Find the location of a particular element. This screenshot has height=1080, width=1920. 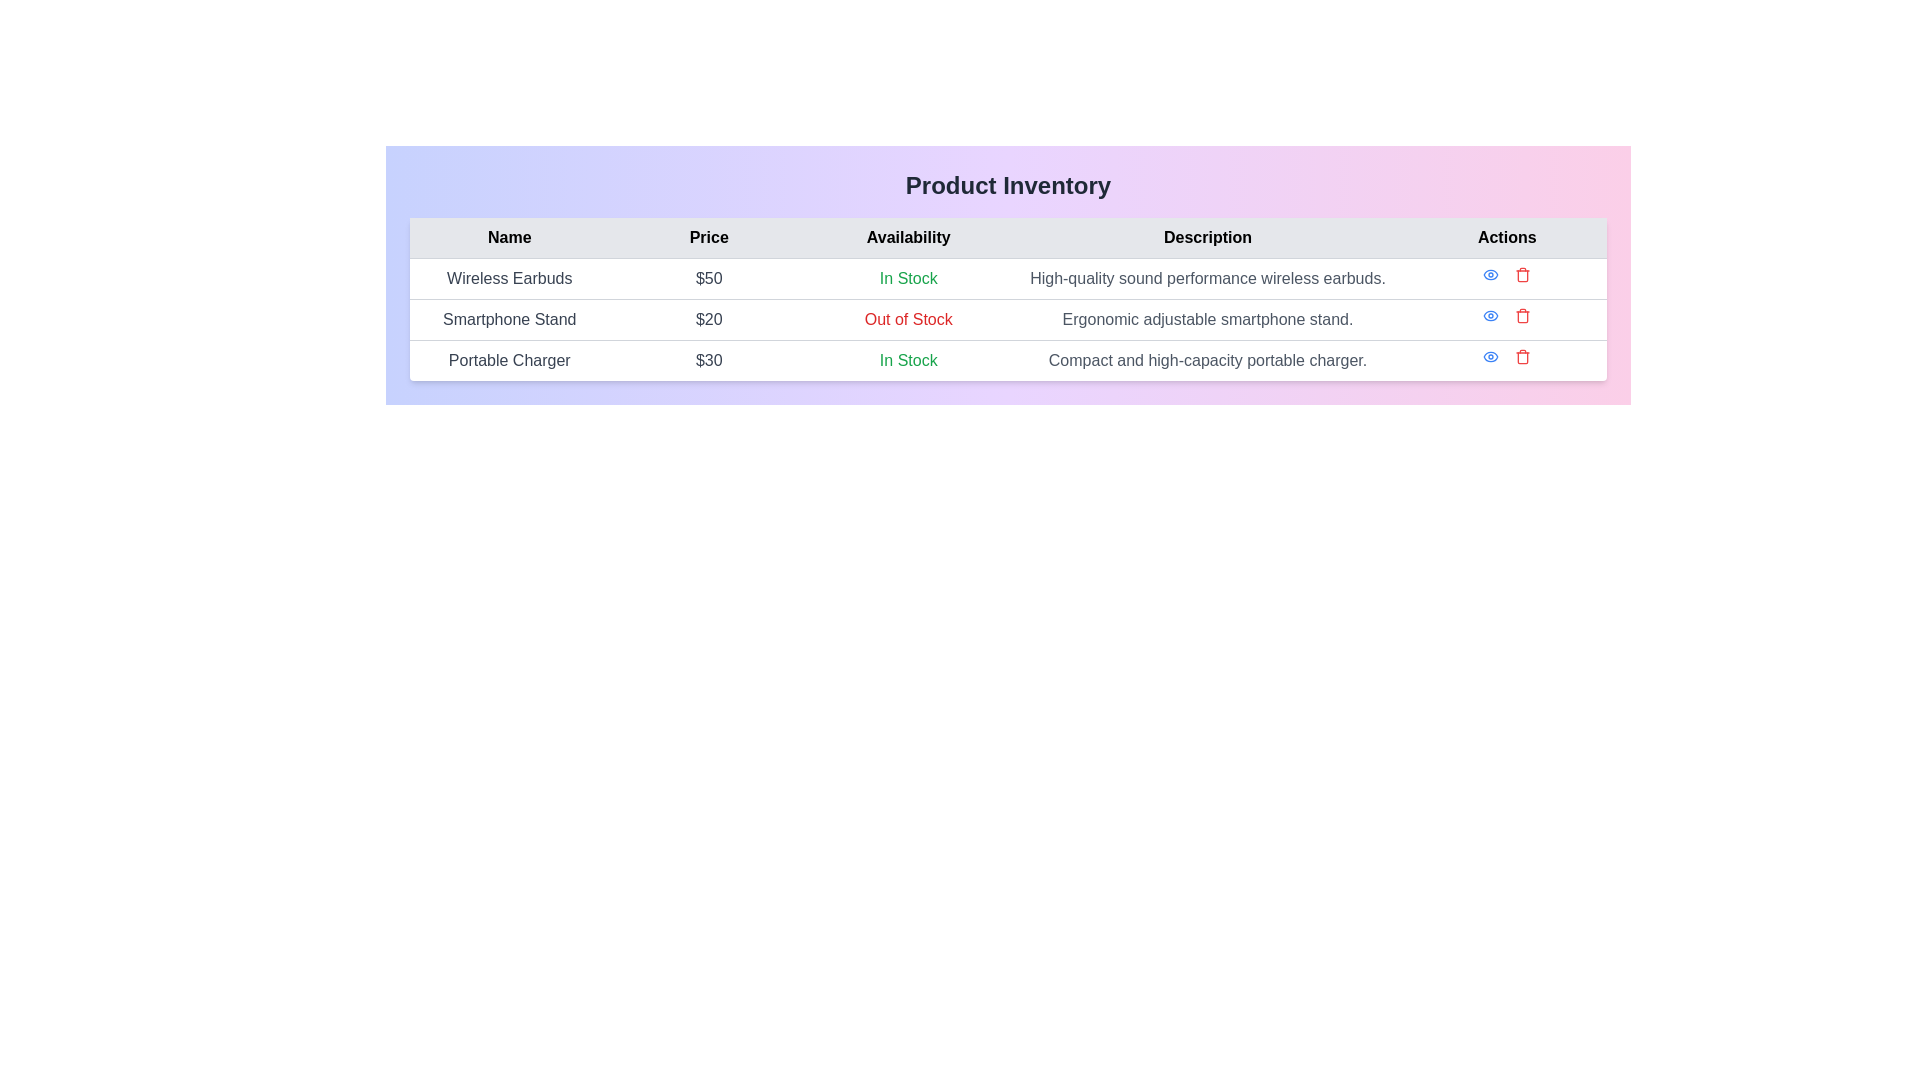

the delete button represented by a red trash icon in the 'Actions' column of the last row for 'Portable Charger' is located at coordinates (1522, 356).